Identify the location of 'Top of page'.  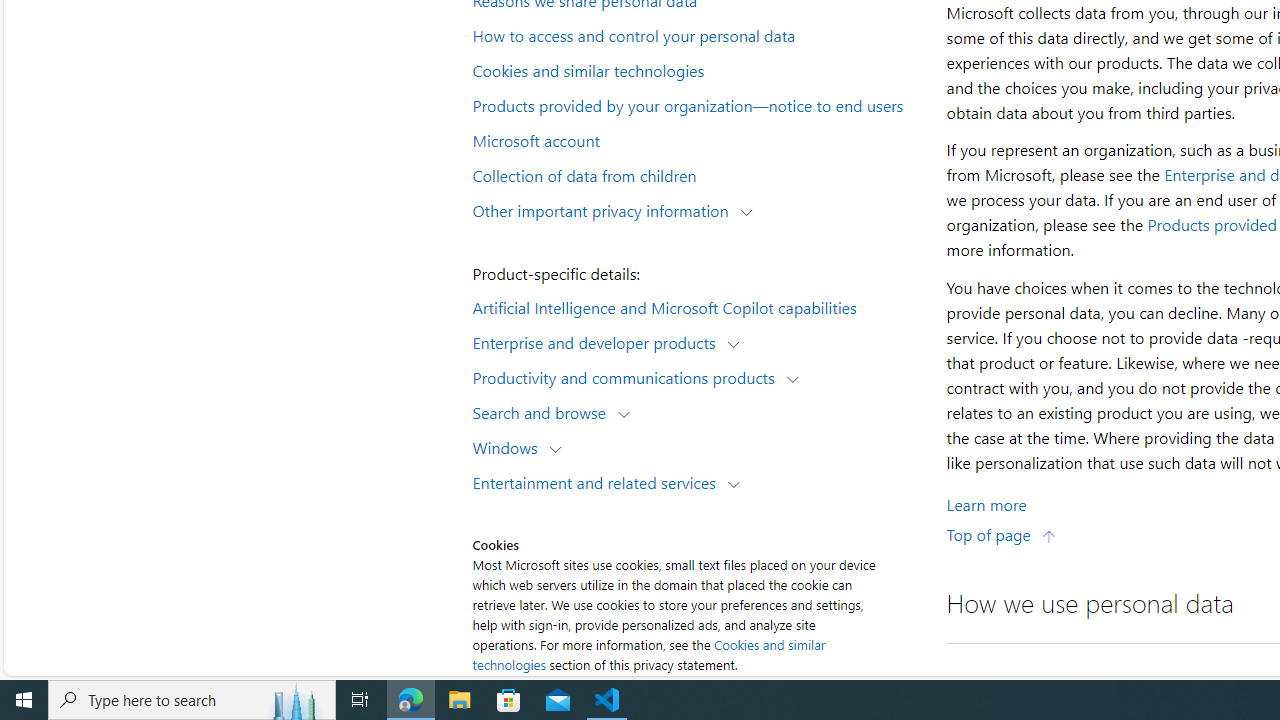
(1001, 533).